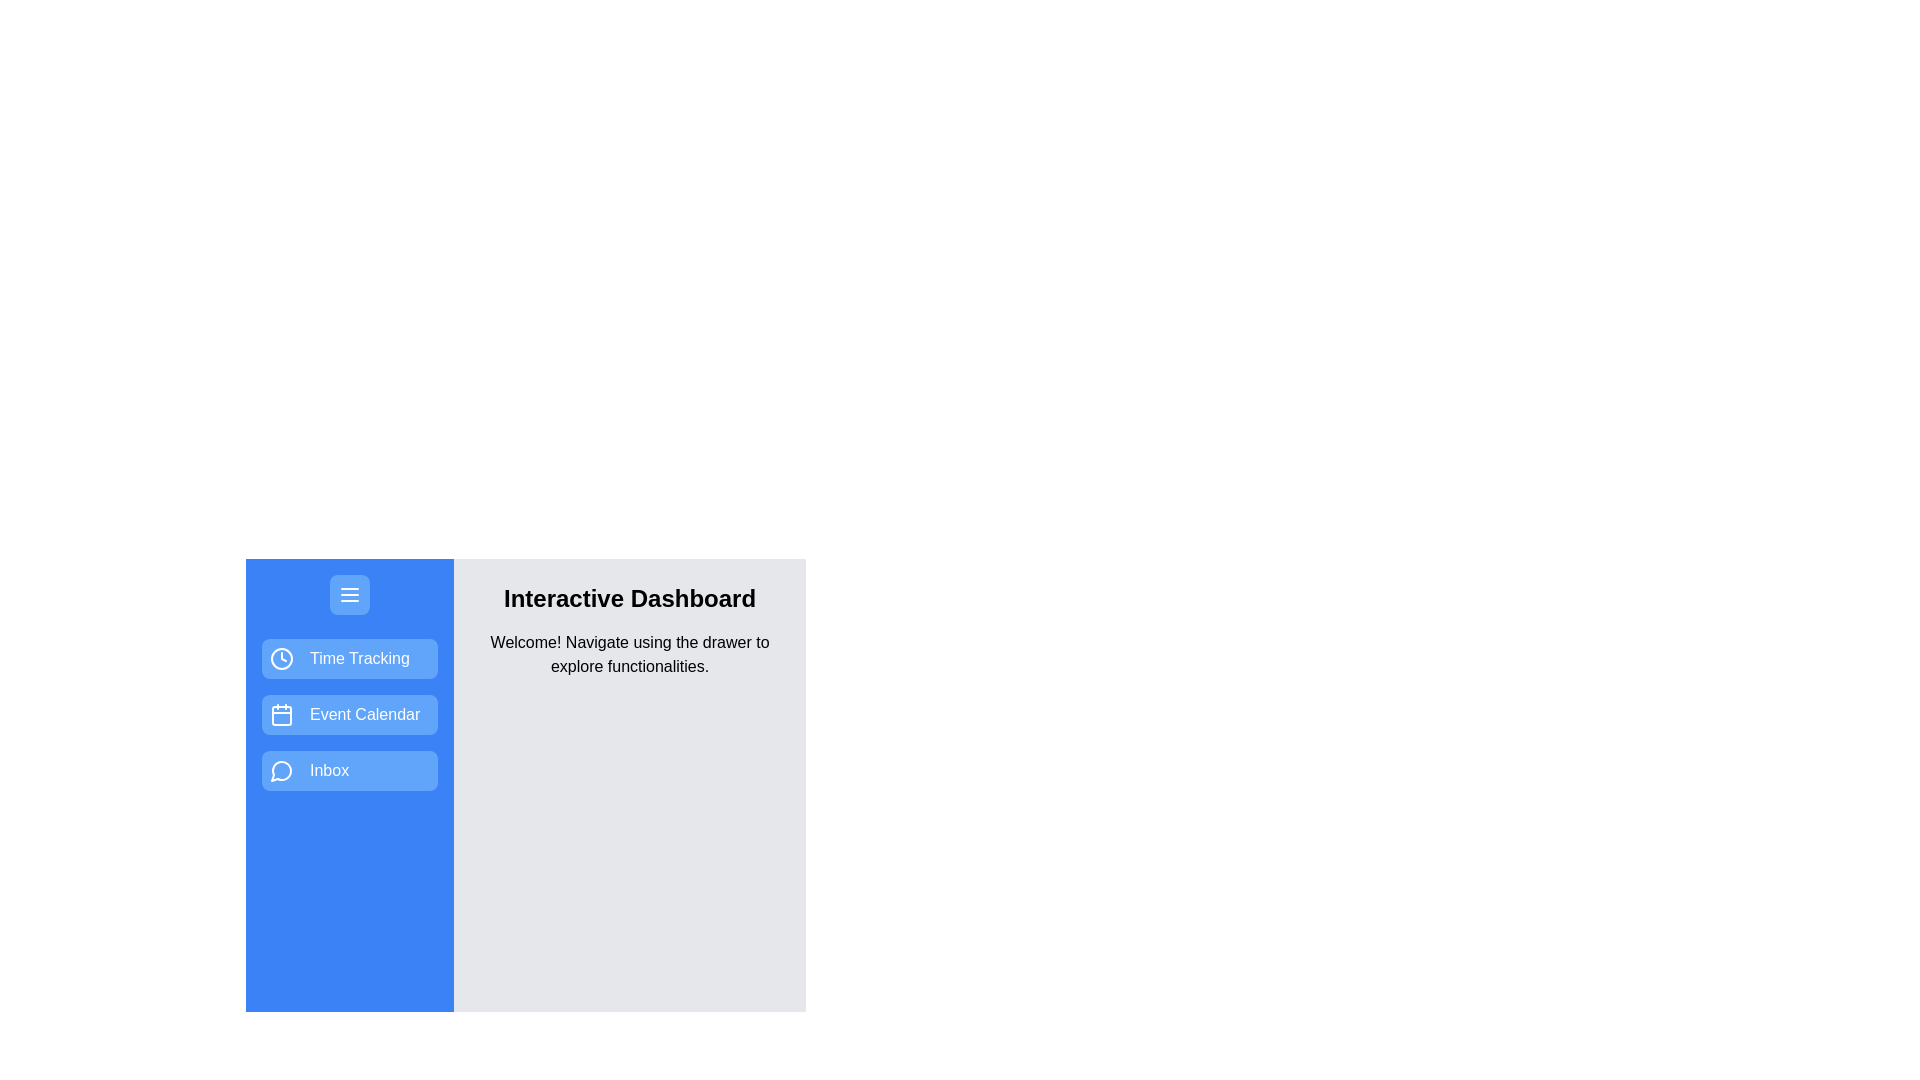  What do you see at coordinates (350, 770) in the screenshot?
I see `the feature Inbox from the drawer` at bounding box center [350, 770].